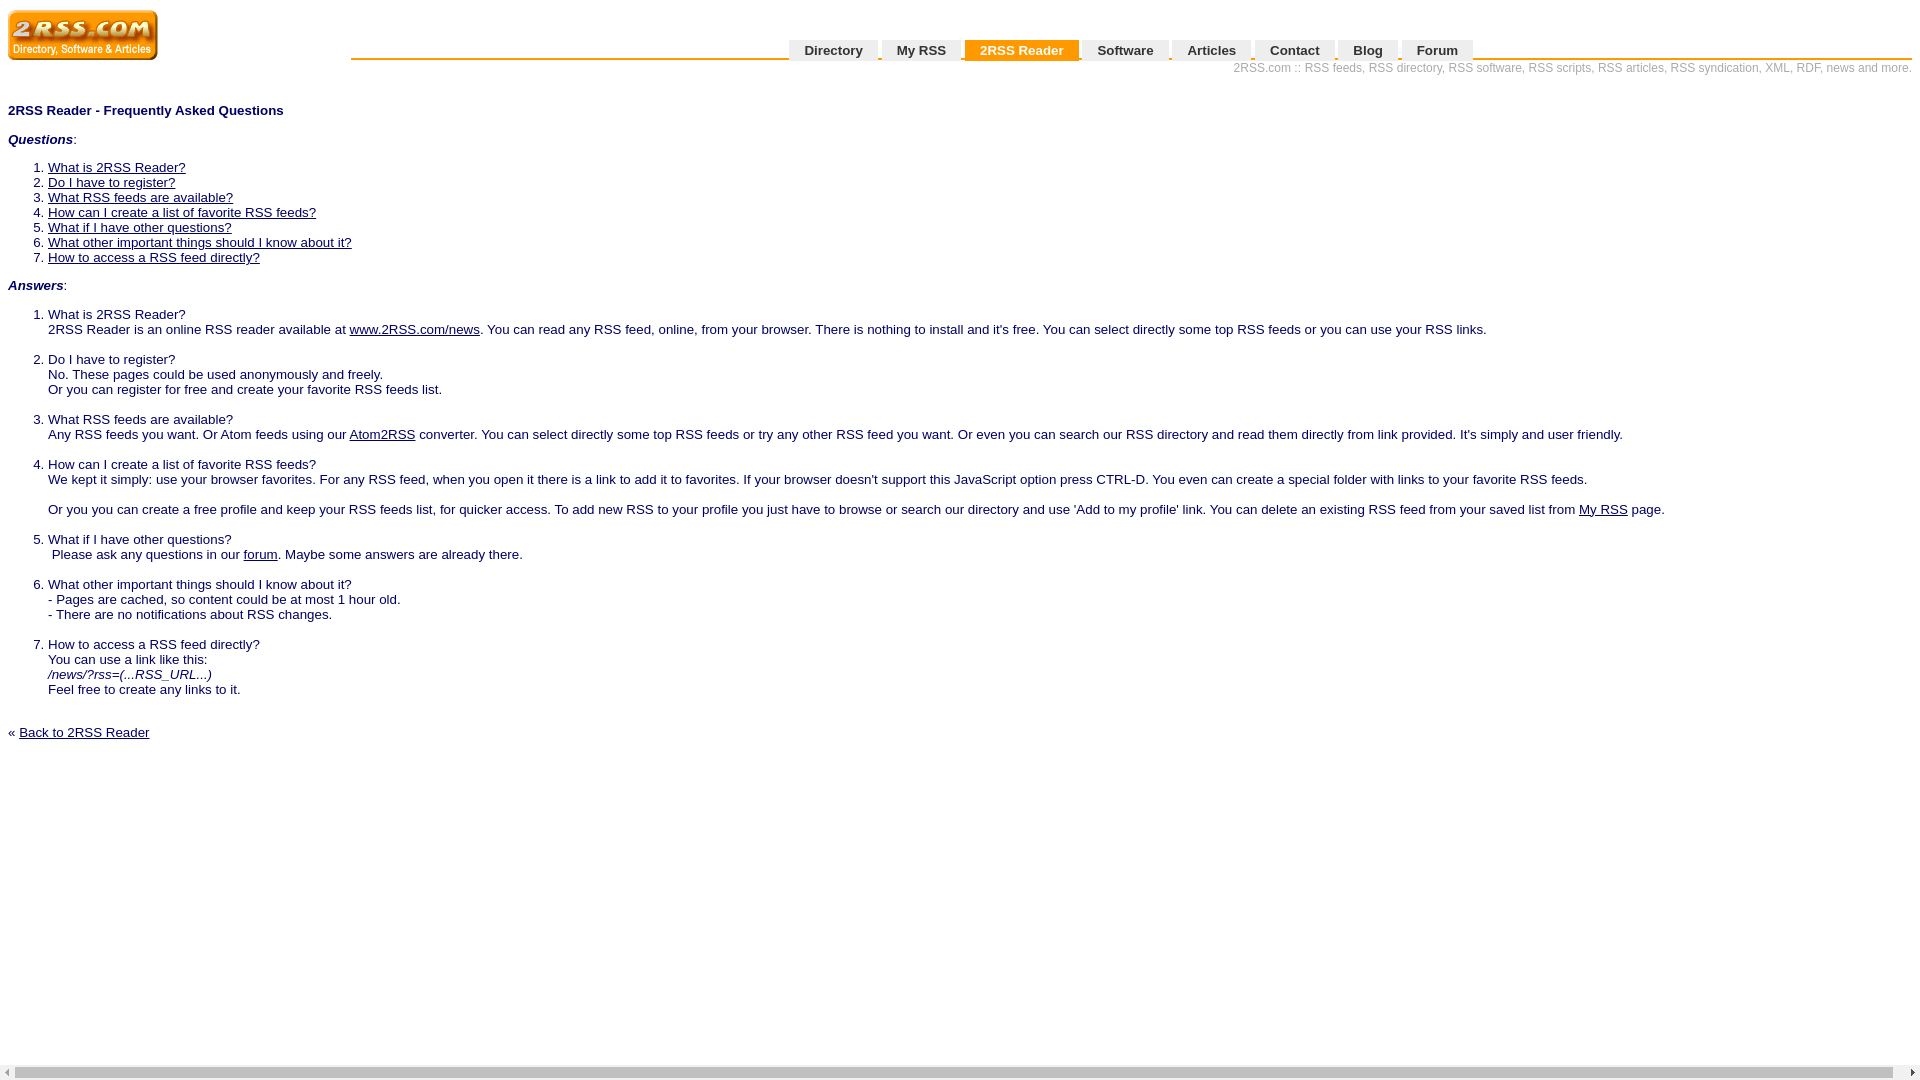 The height and width of the screenshot is (1080, 1920). Describe the element at coordinates (413, 328) in the screenshot. I see `'www.2RSS.com/news'` at that location.